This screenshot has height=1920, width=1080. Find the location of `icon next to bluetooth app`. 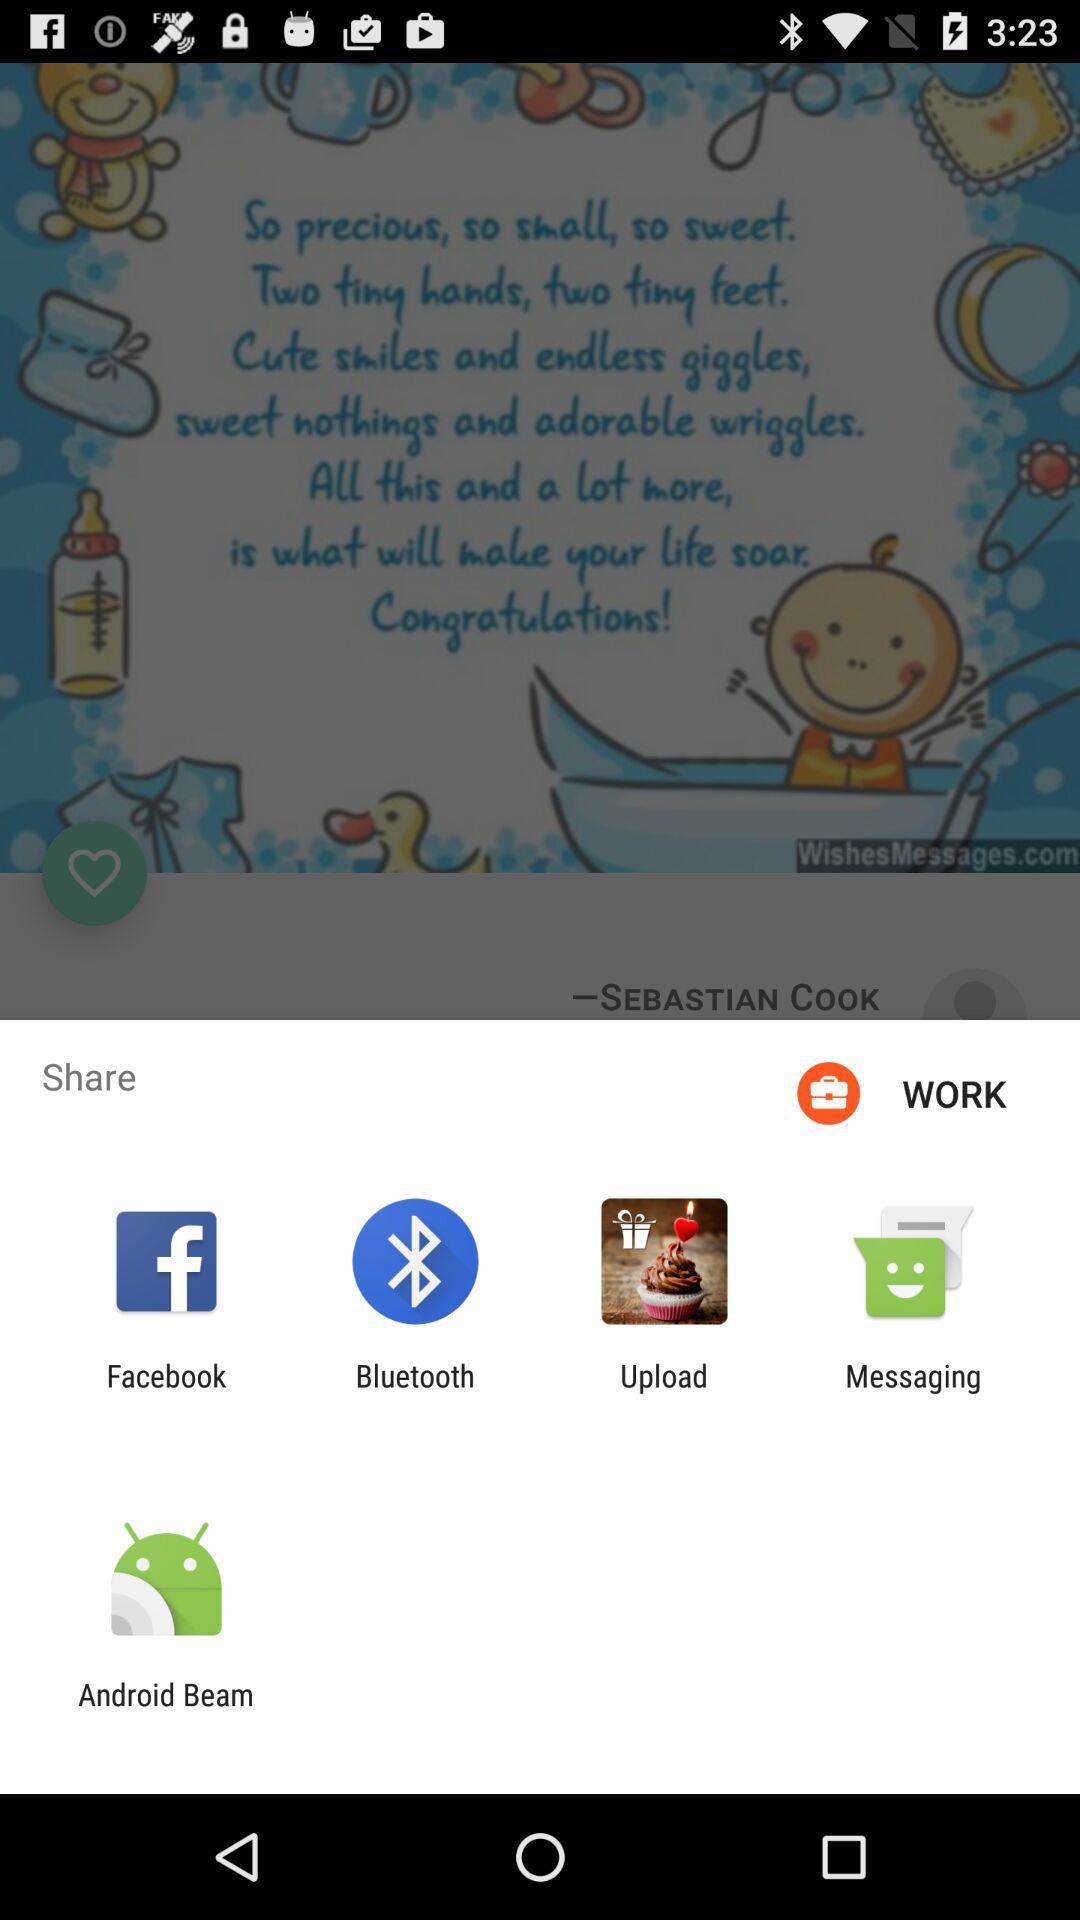

icon next to bluetooth app is located at coordinates (664, 1392).